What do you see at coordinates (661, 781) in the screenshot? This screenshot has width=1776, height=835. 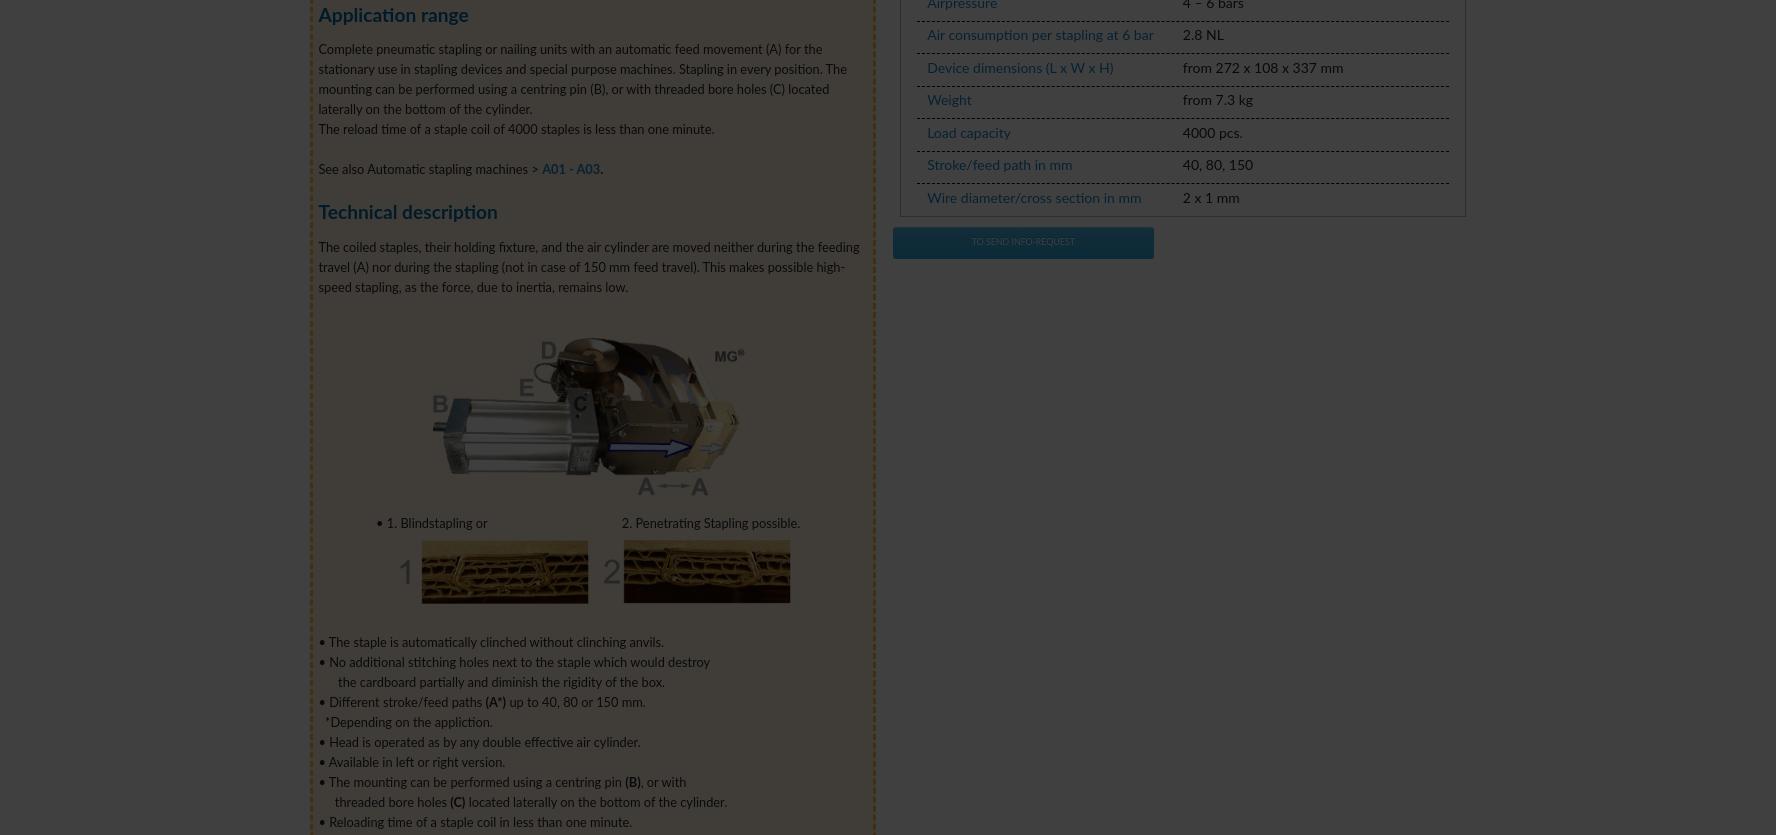 I see `', or with'` at bounding box center [661, 781].